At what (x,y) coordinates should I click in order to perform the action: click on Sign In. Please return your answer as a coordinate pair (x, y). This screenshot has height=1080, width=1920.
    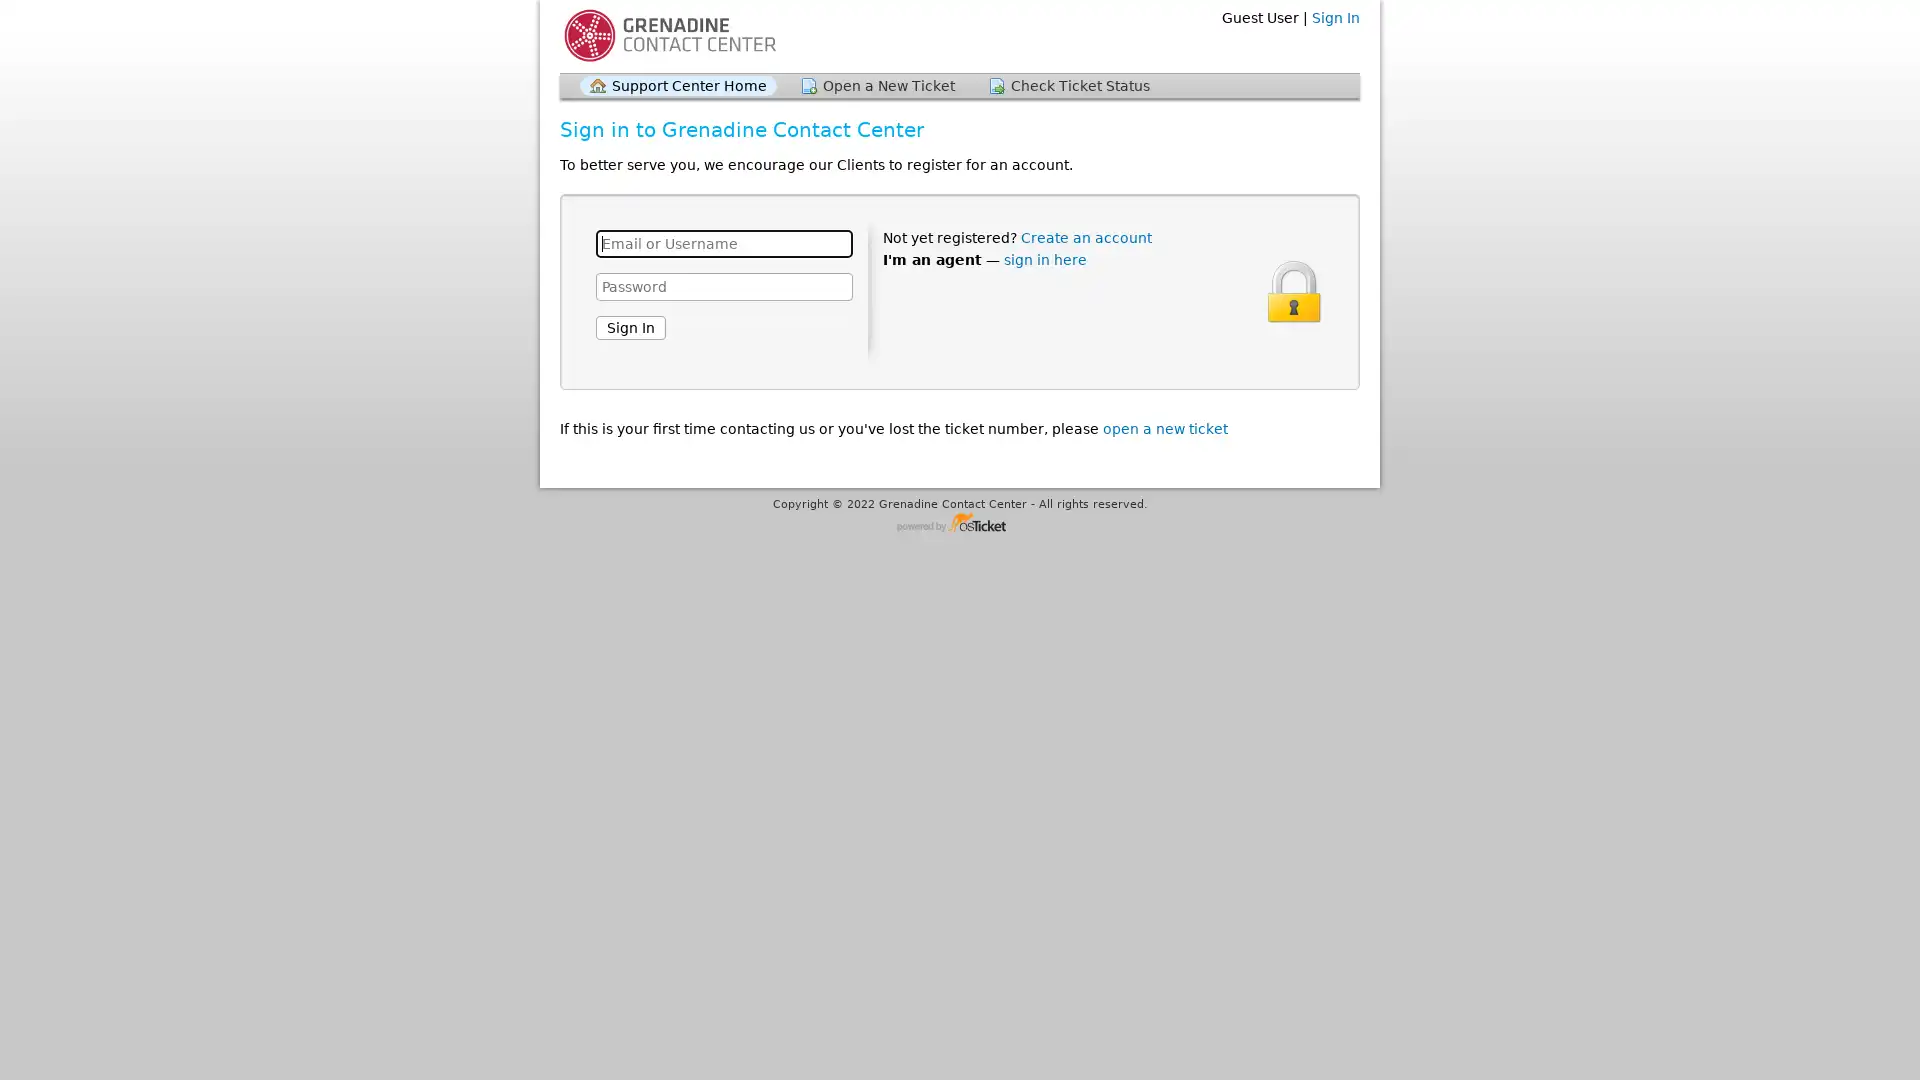
    Looking at the image, I should click on (629, 326).